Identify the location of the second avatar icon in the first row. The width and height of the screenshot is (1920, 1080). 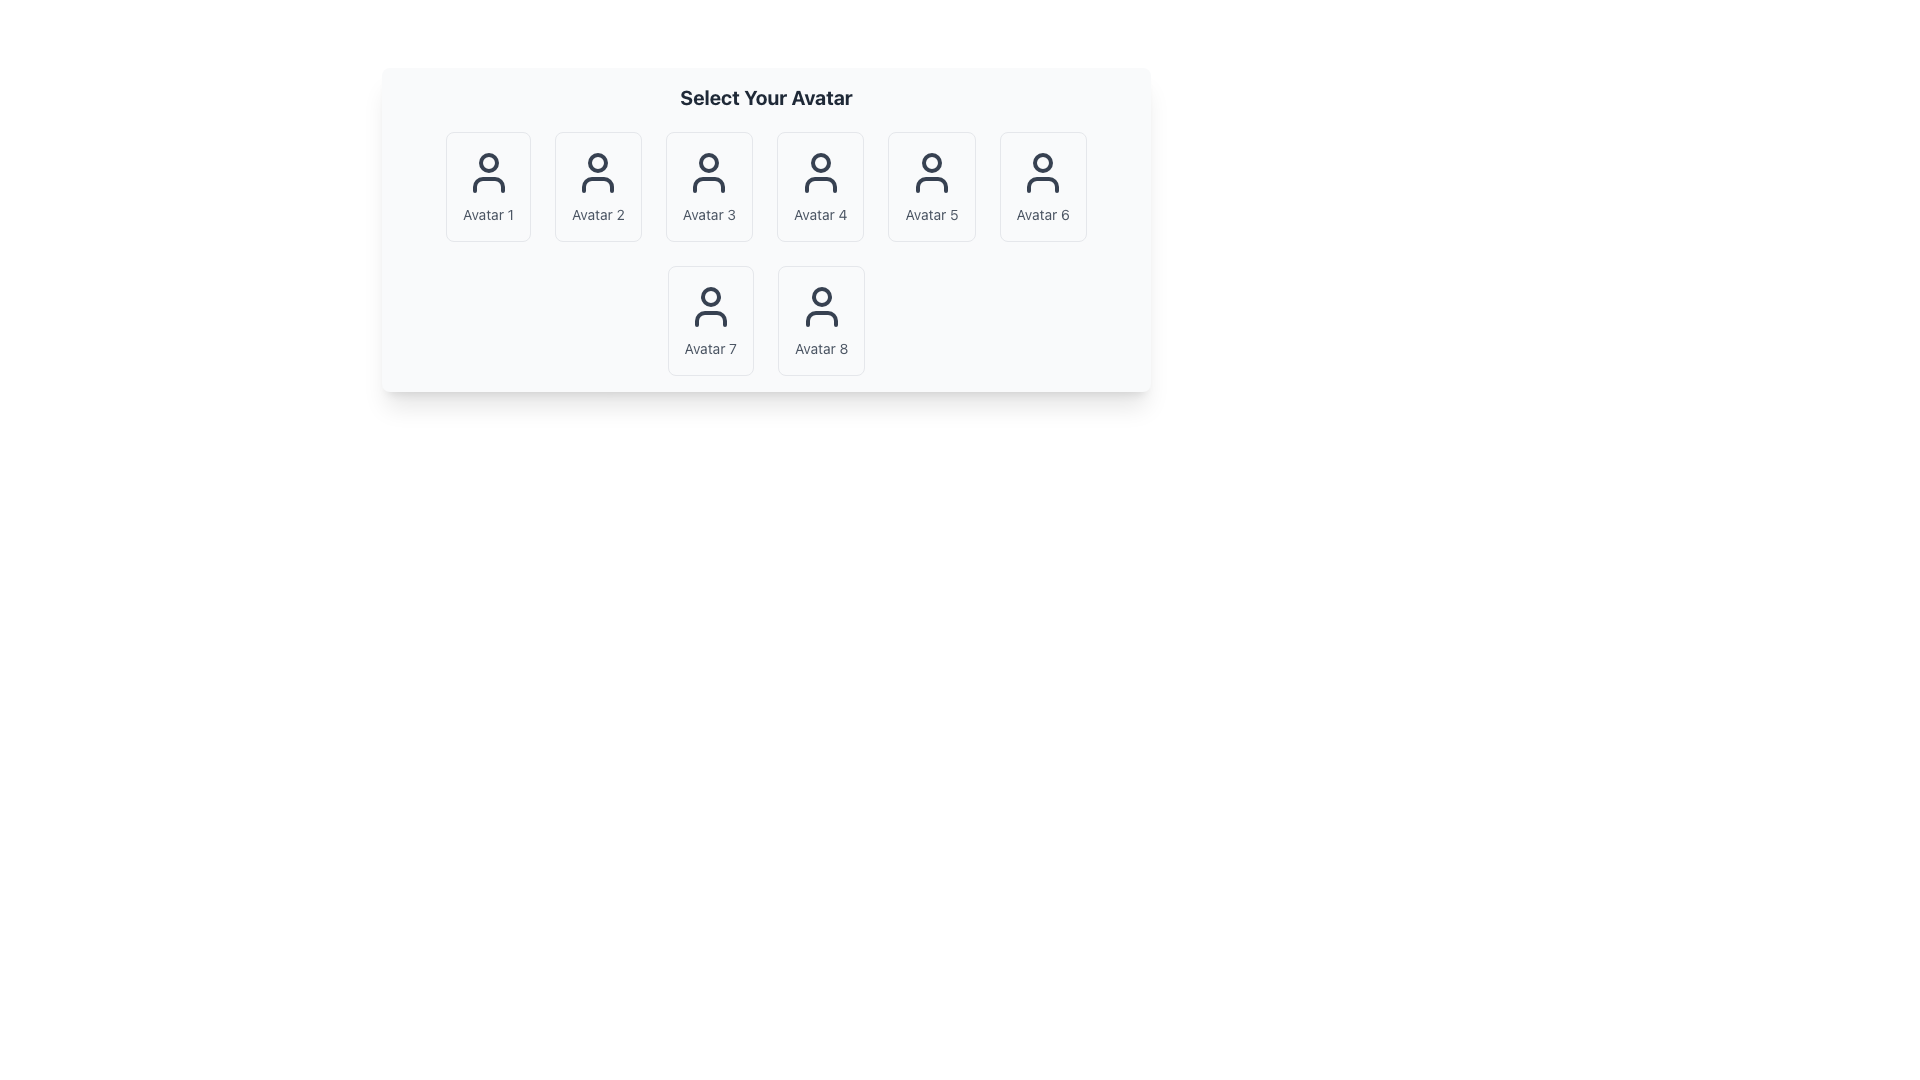
(597, 172).